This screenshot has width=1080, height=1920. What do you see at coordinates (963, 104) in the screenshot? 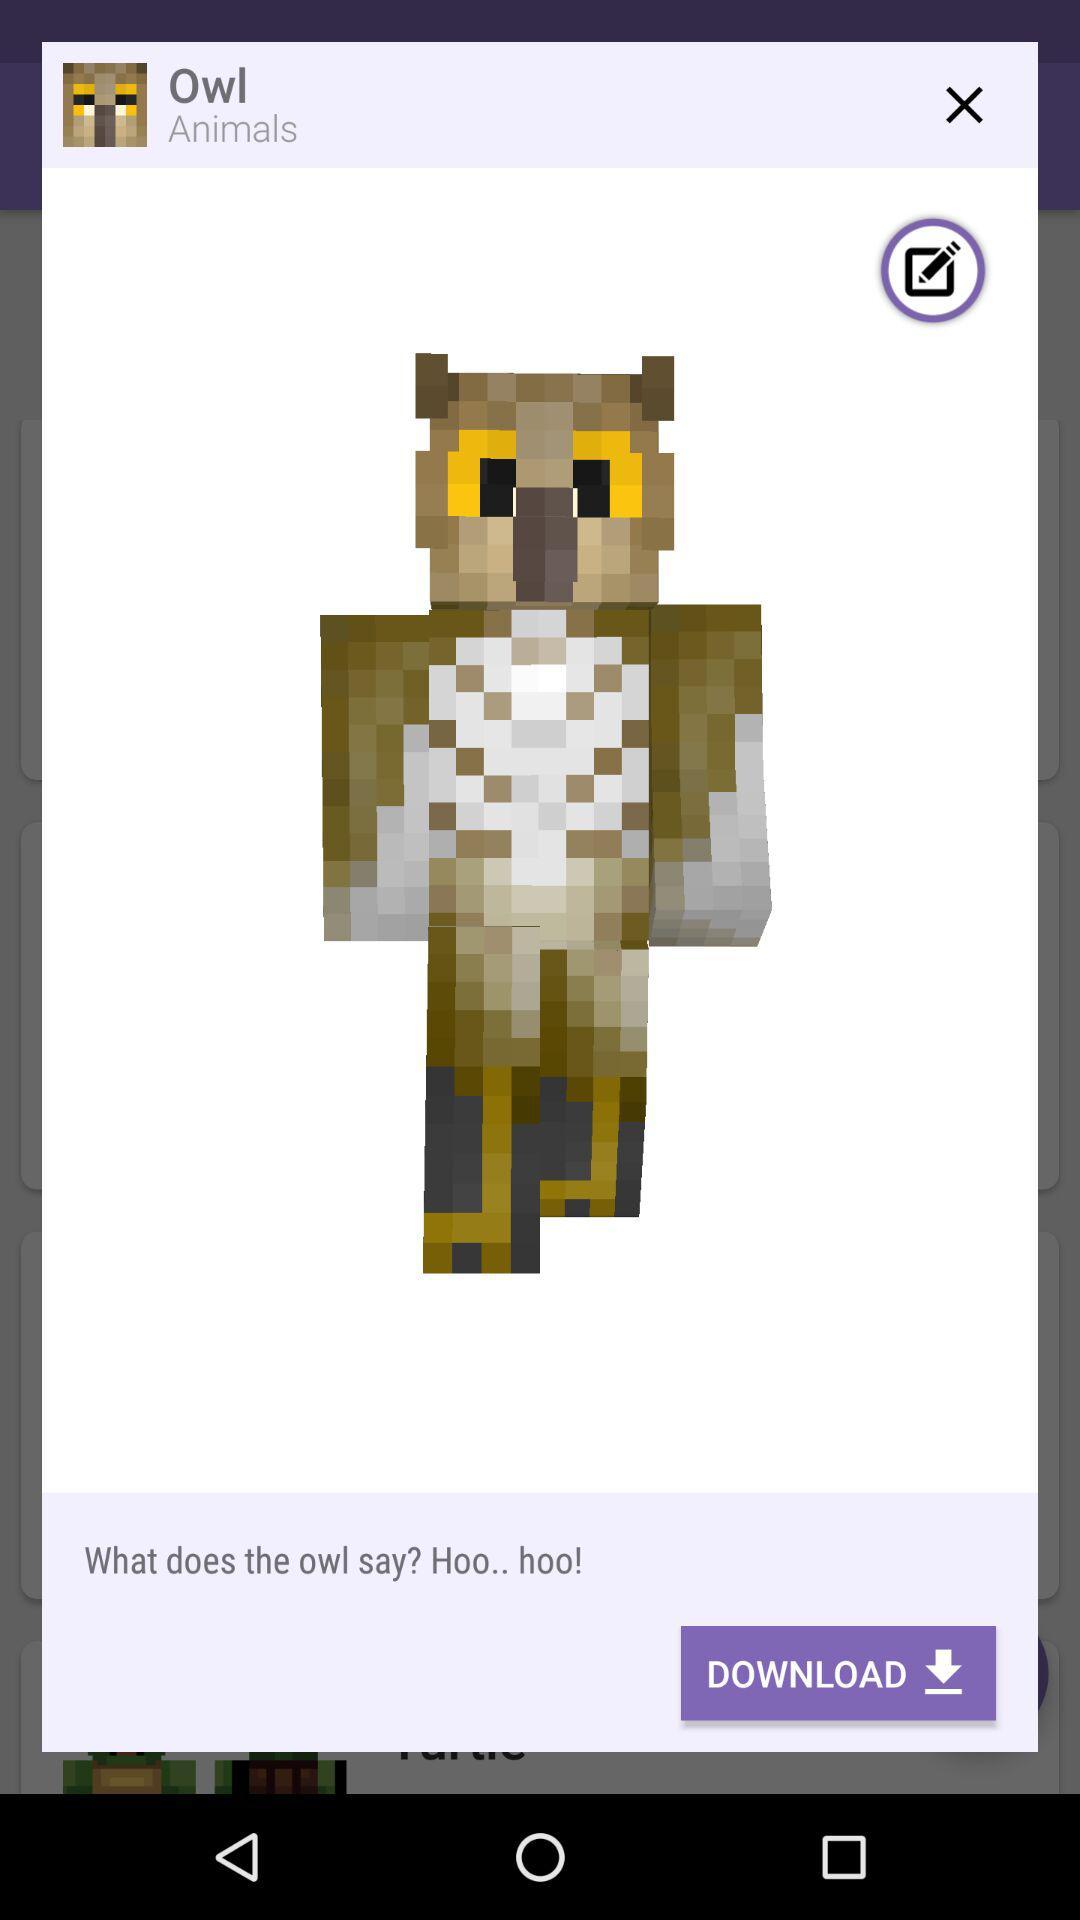
I see `the close icon` at bounding box center [963, 104].